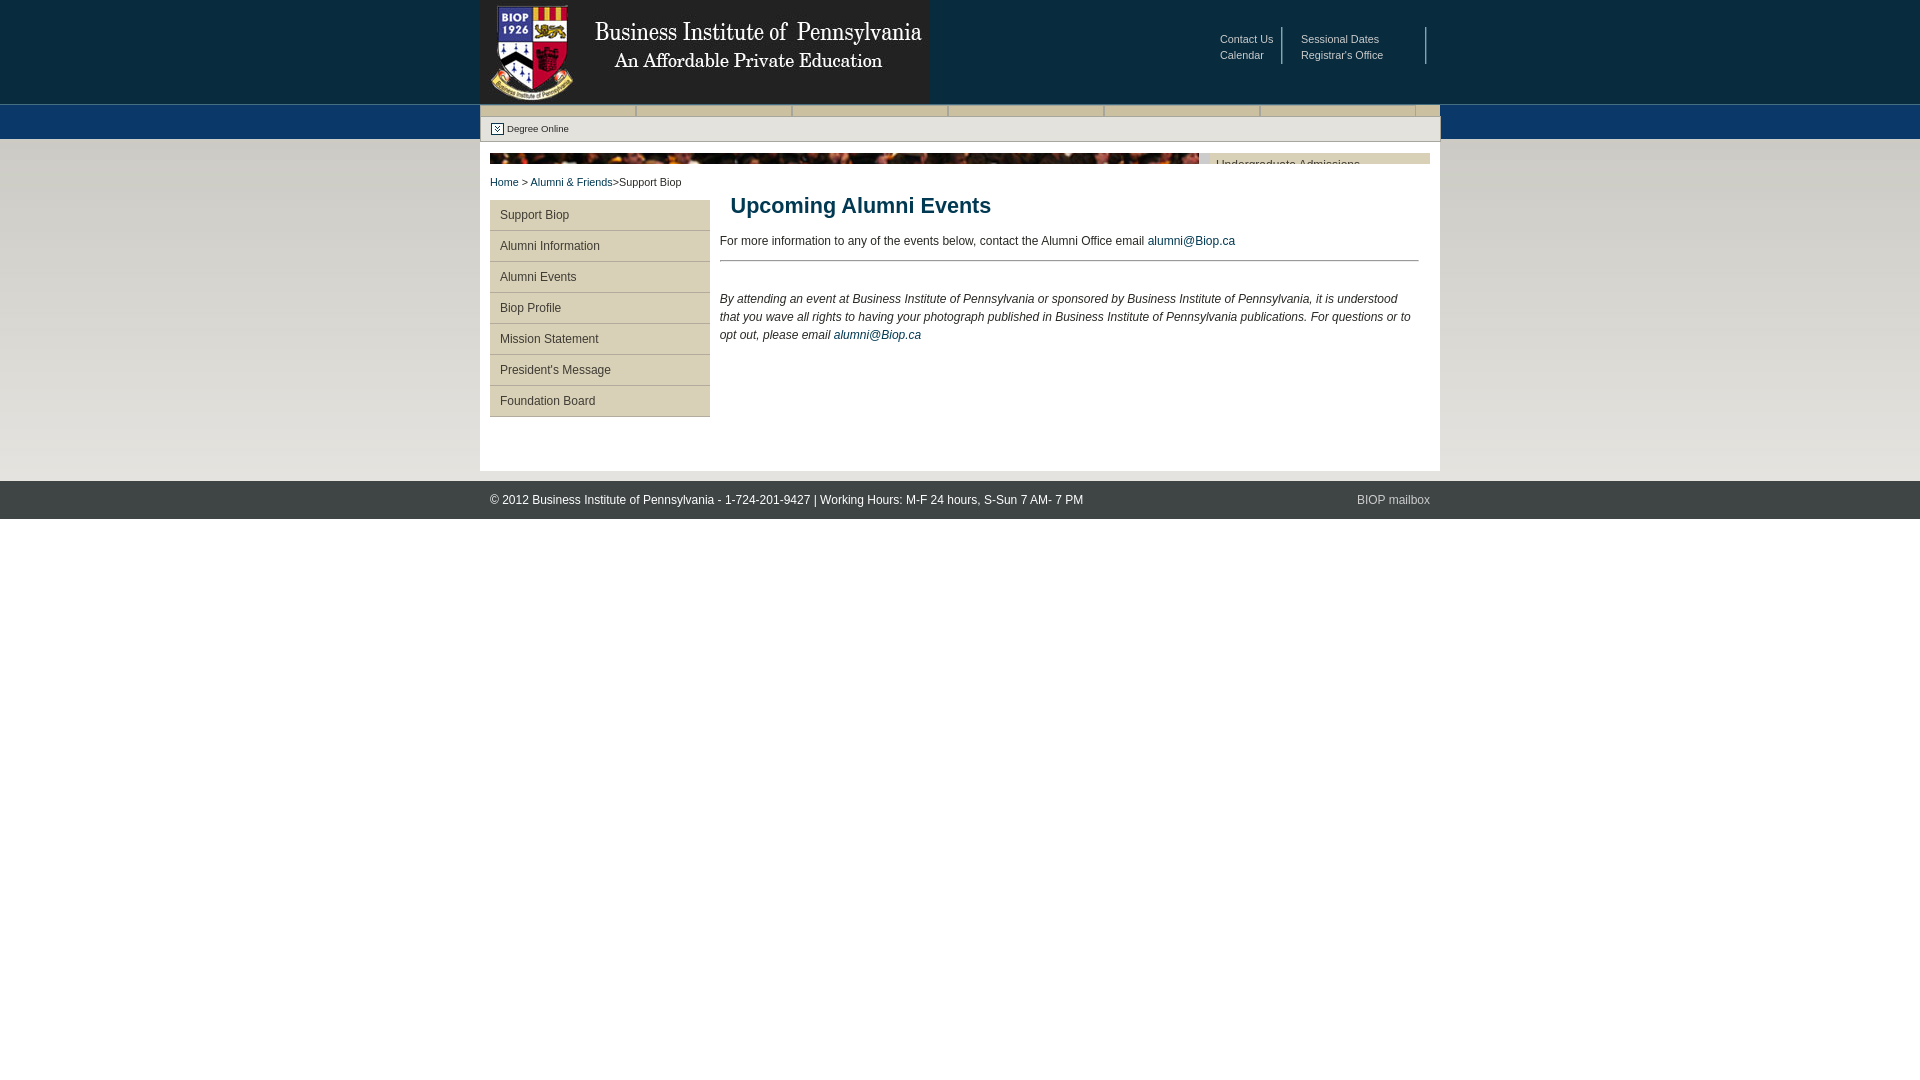  Describe the element at coordinates (878, 334) in the screenshot. I see `'alumni@Biop.ca'` at that location.